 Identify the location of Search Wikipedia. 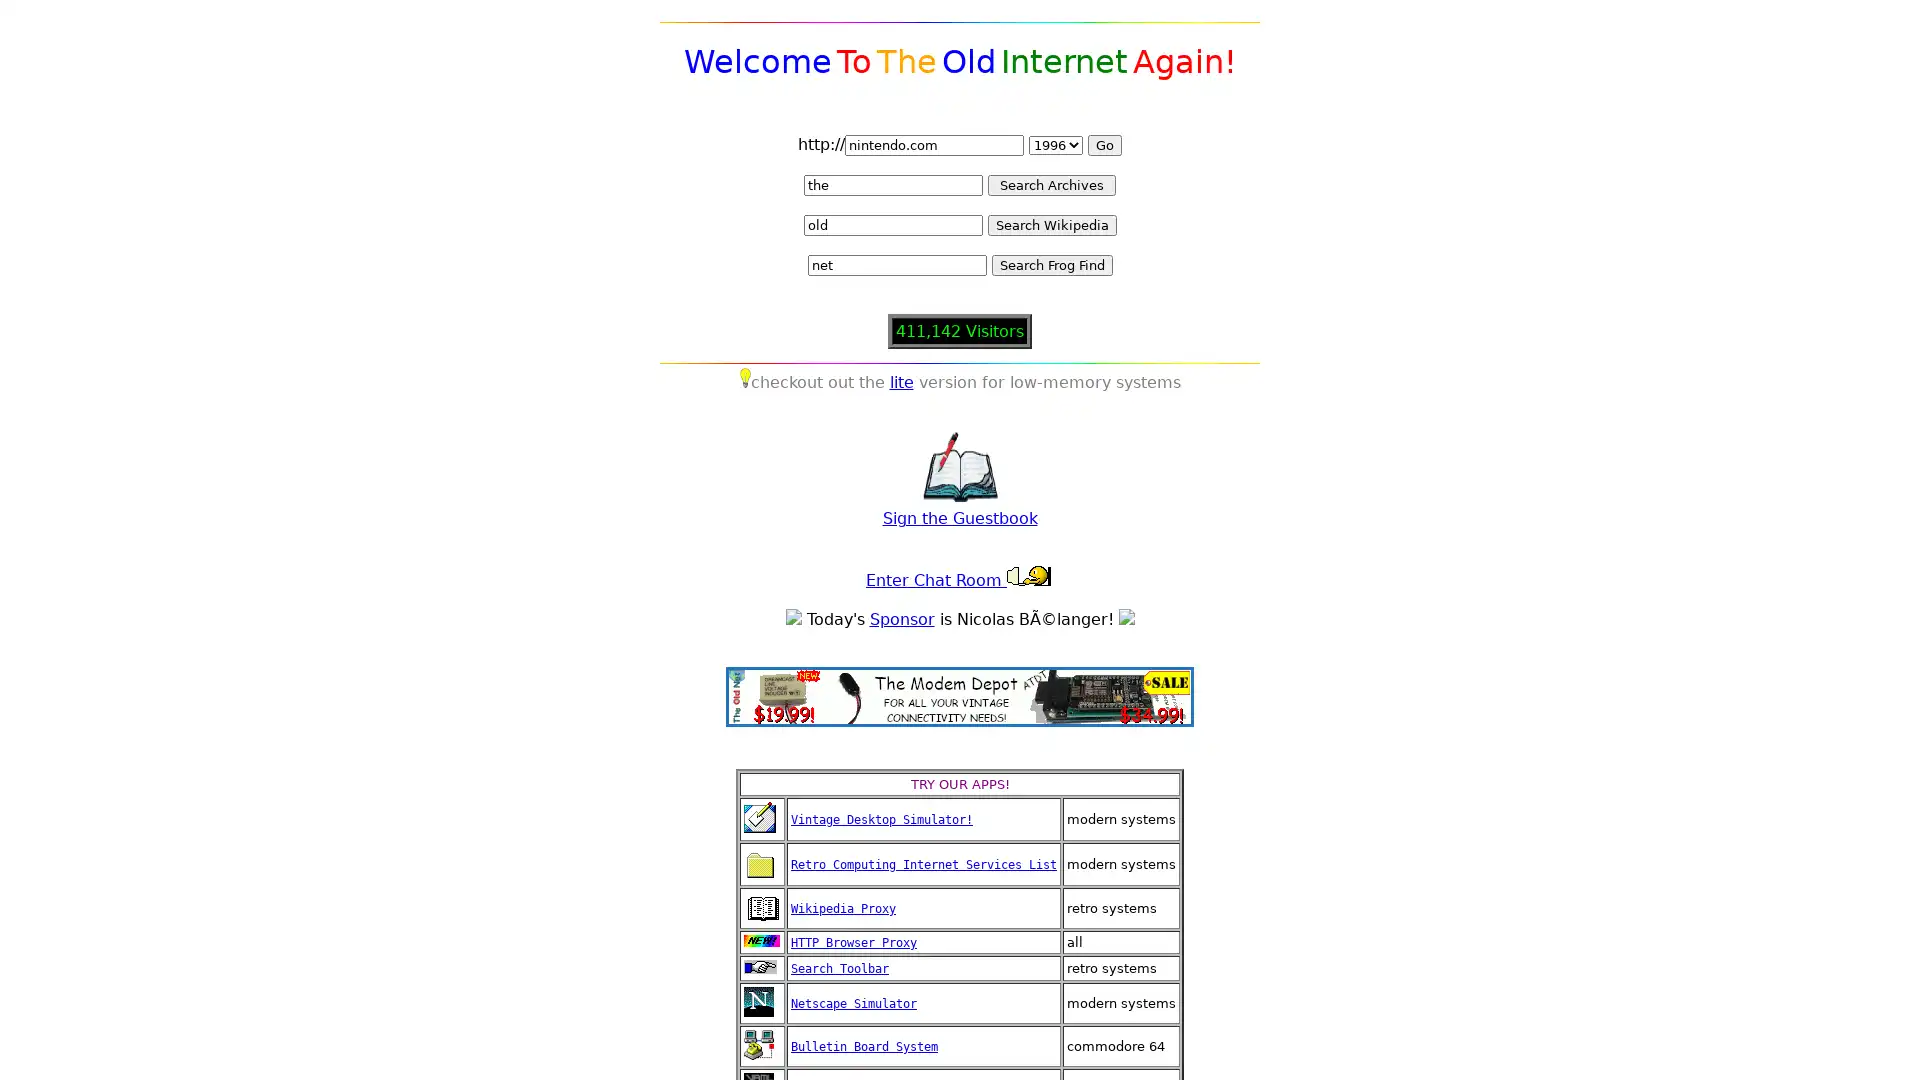
(1050, 225).